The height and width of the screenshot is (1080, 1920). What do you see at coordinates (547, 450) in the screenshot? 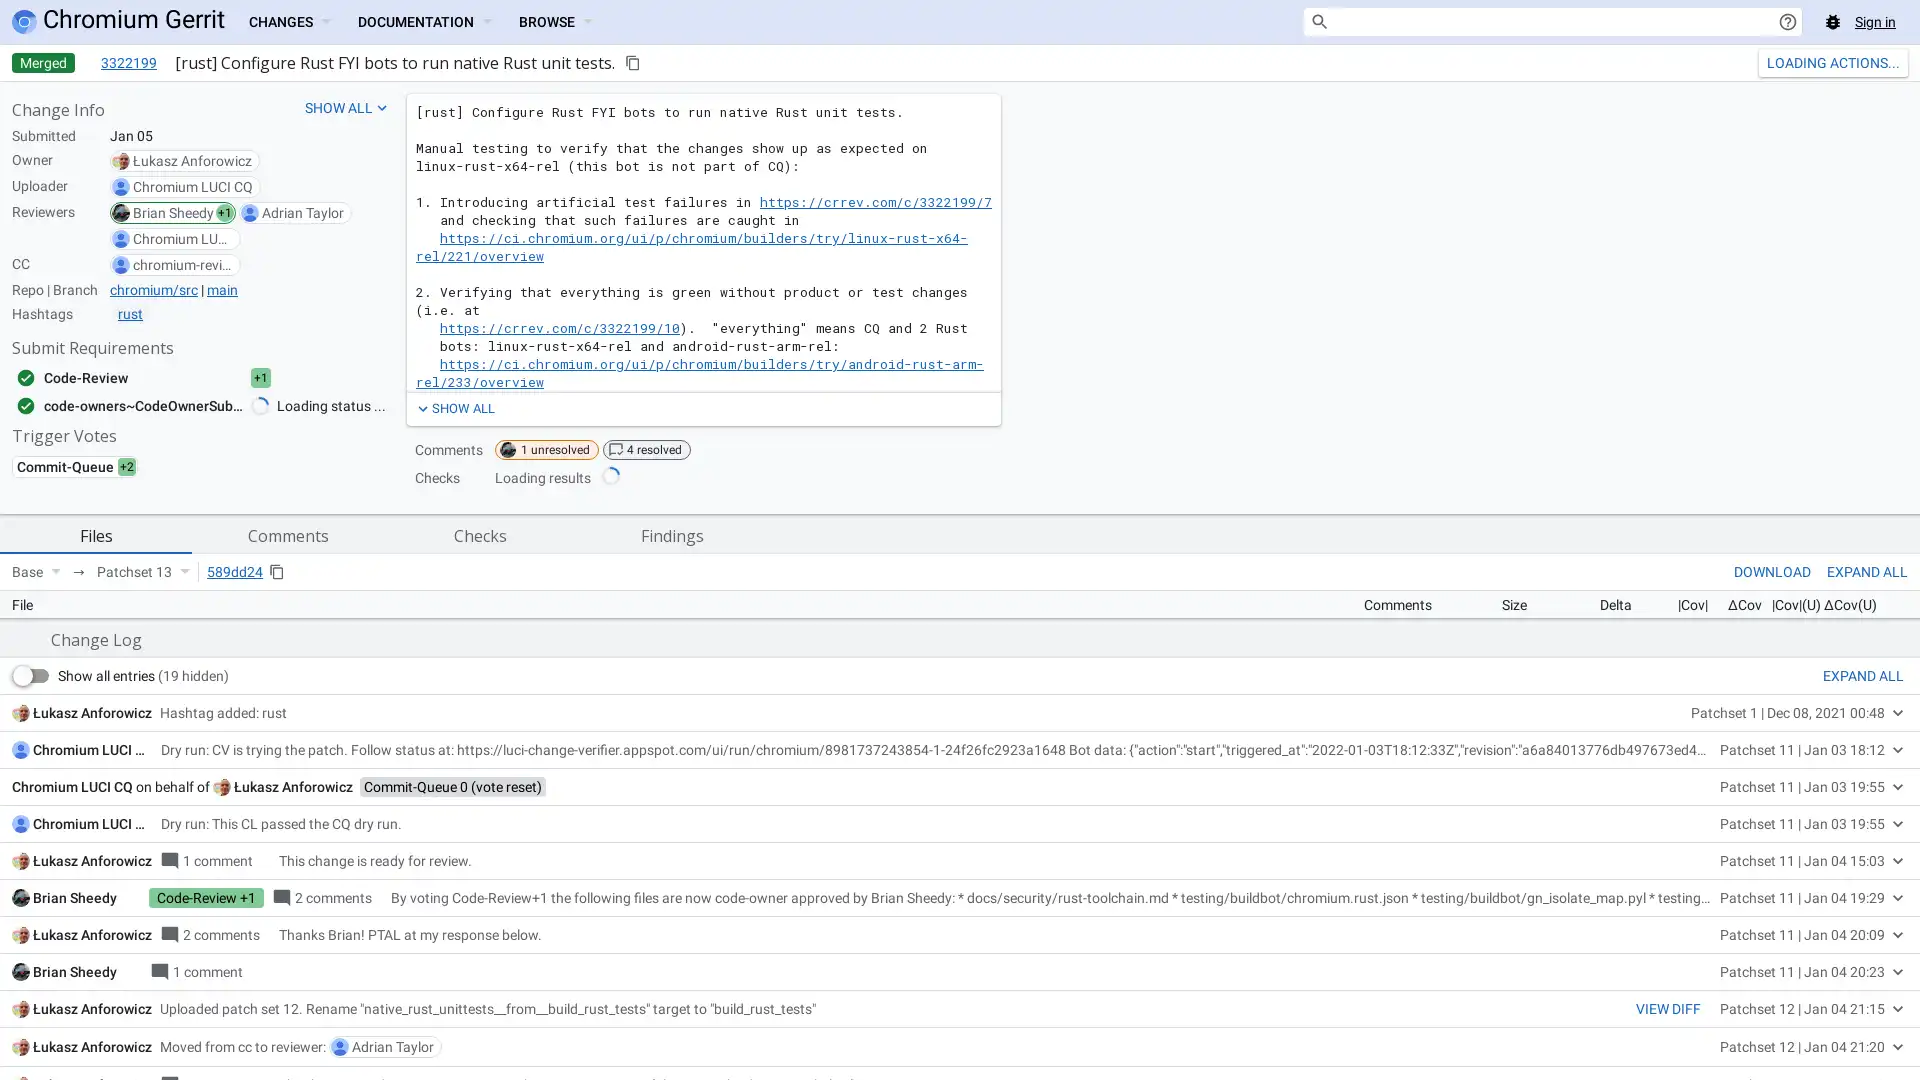
I see `1 unresolved` at bounding box center [547, 450].